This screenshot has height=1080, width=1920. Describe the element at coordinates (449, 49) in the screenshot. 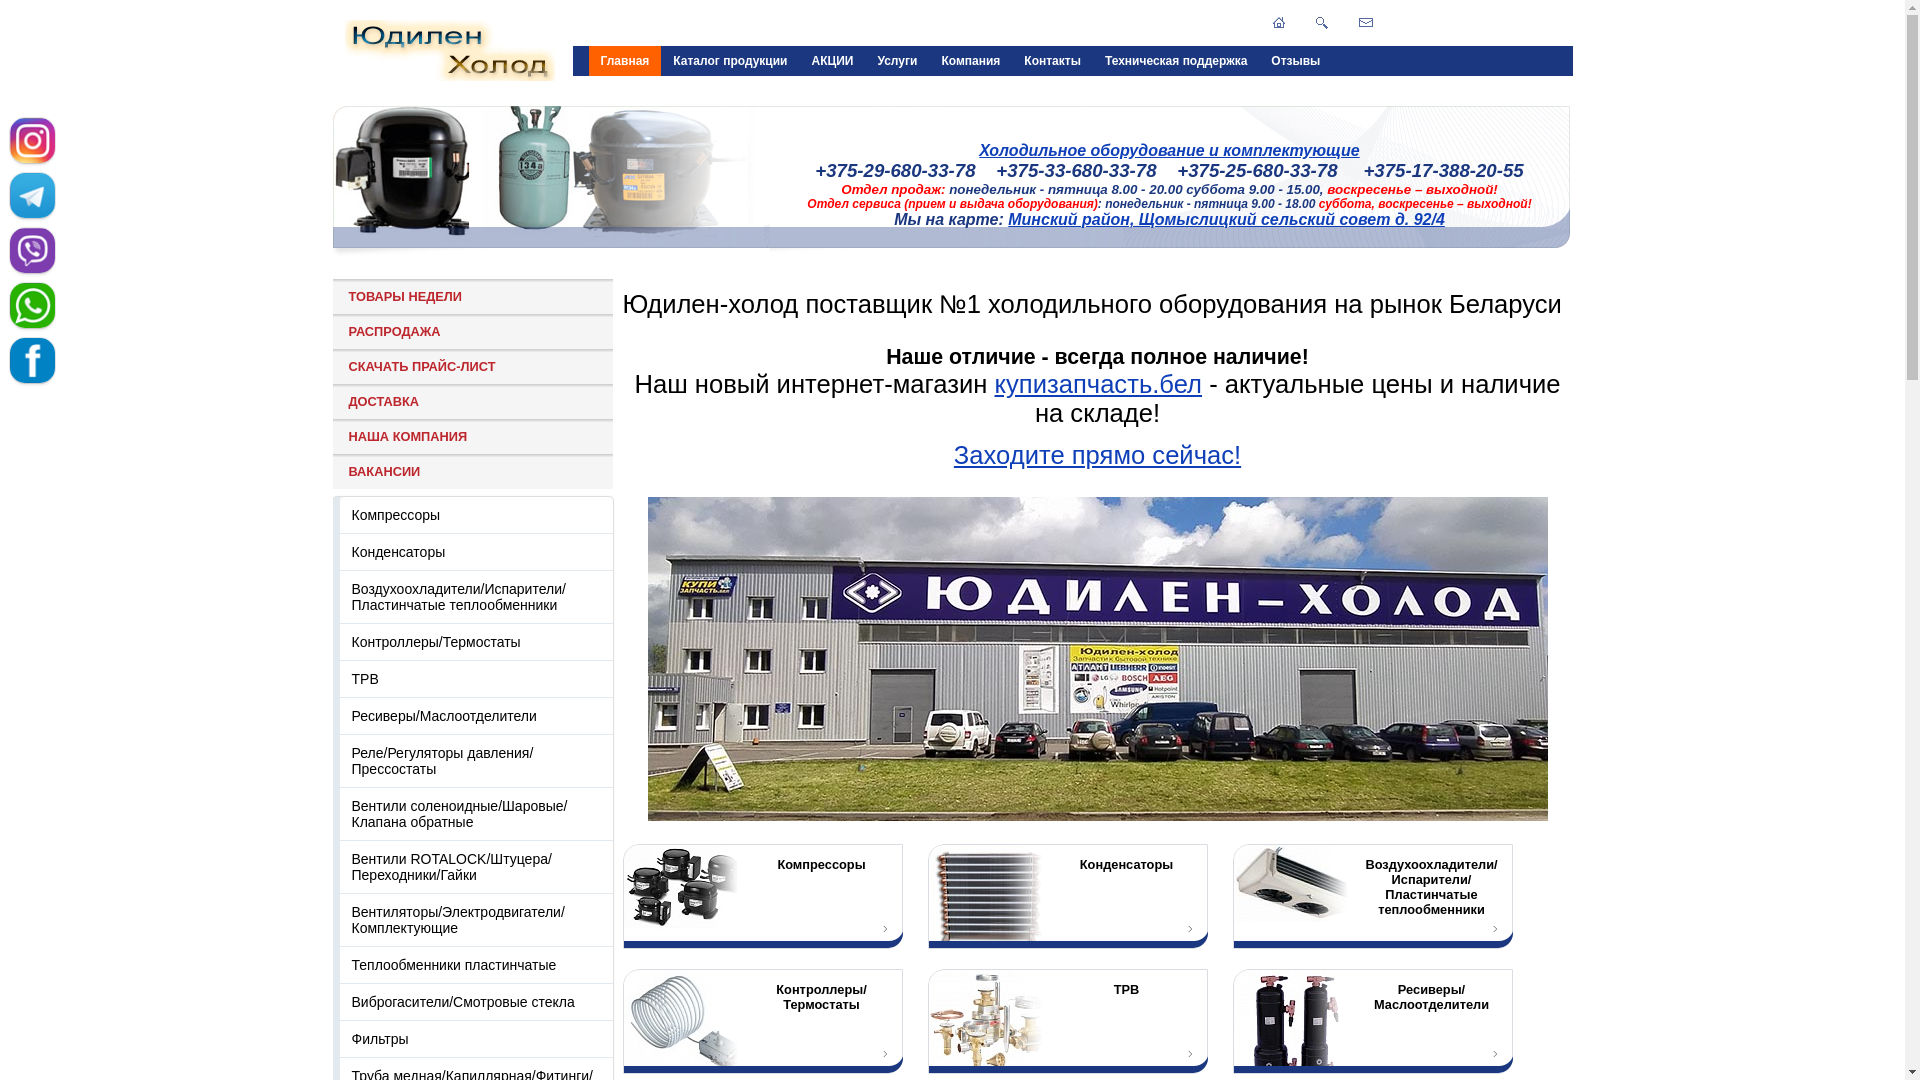

I see `'logo1.gif'` at that location.